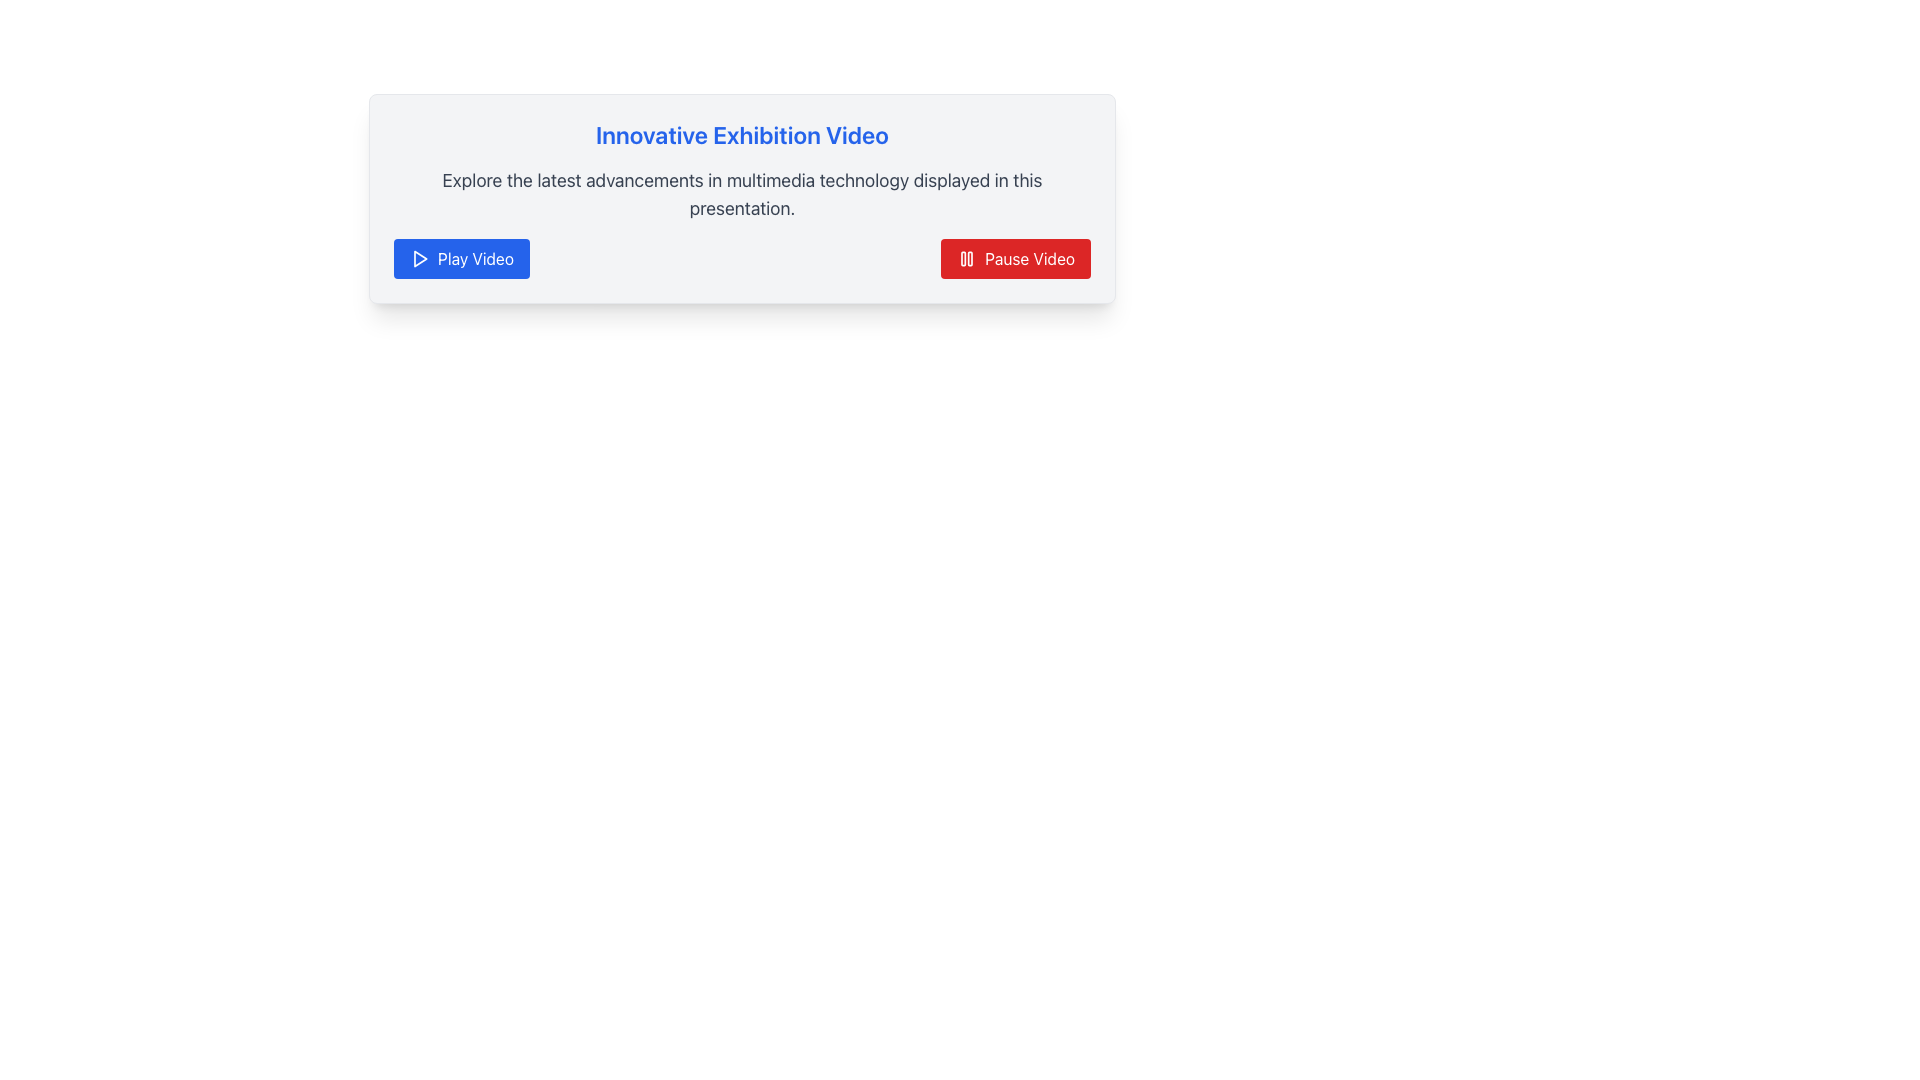 Image resolution: width=1920 pixels, height=1080 pixels. What do you see at coordinates (460, 257) in the screenshot?
I see `the first button in the horizontal layout that initiates video playback` at bounding box center [460, 257].